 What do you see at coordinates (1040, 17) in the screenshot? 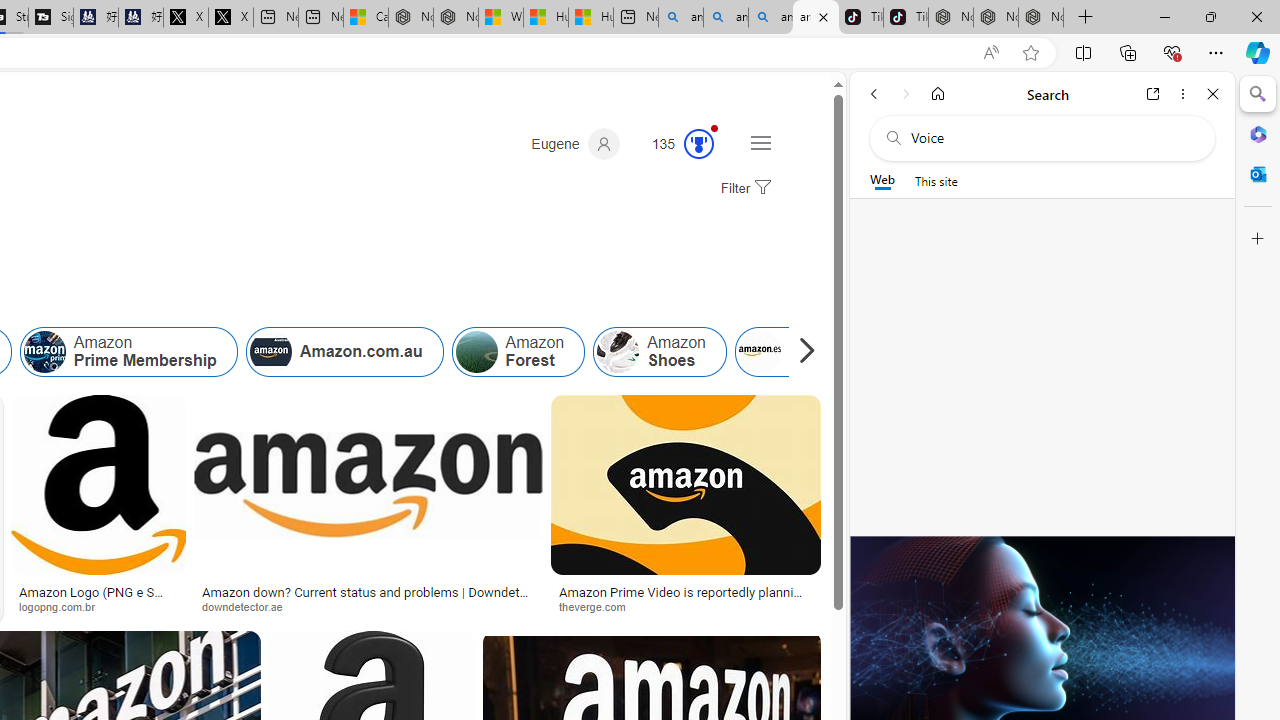
I see `'Nordace - Siena Pro 15 Essential Set'` at bounding box center [1040, 17].